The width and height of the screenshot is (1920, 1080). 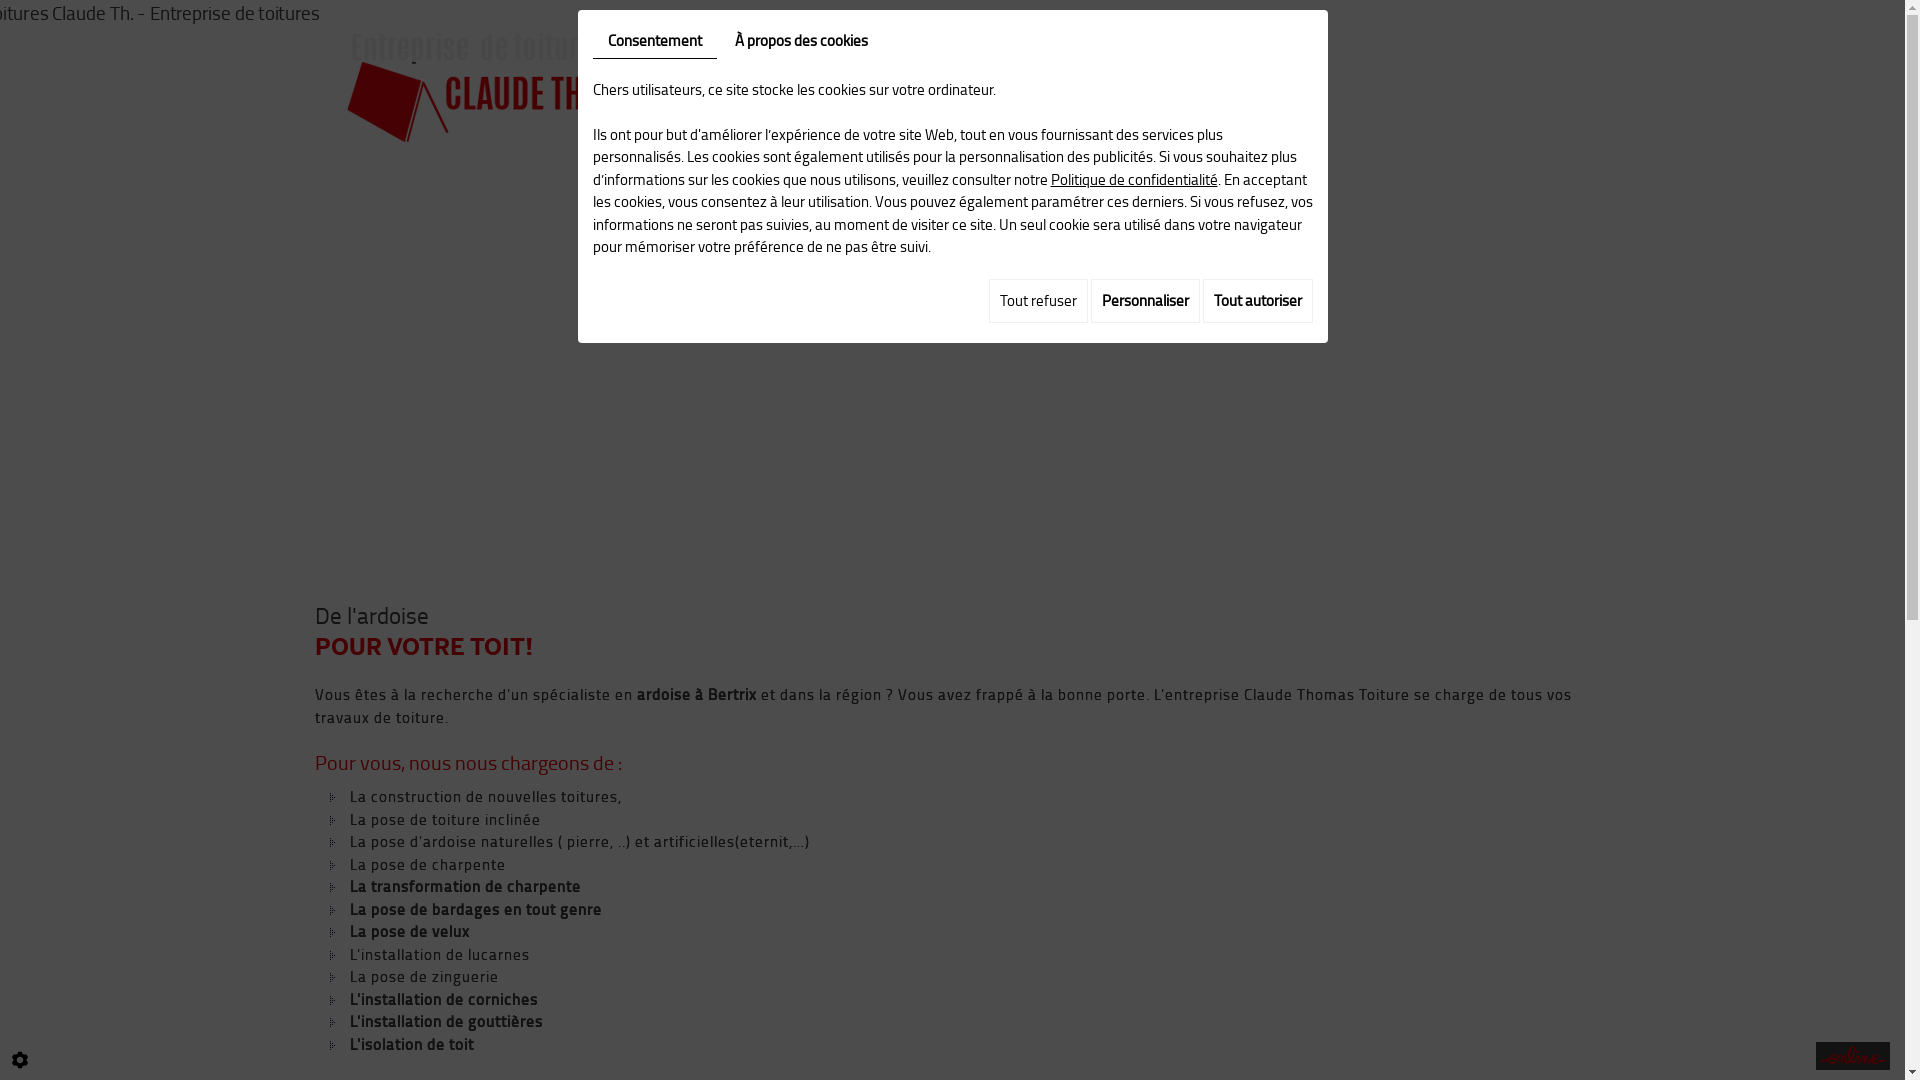 What do you see at coordinates (653, 42) in the screenshot?
I see `'Consentement'` at bounding box center [653, 42].